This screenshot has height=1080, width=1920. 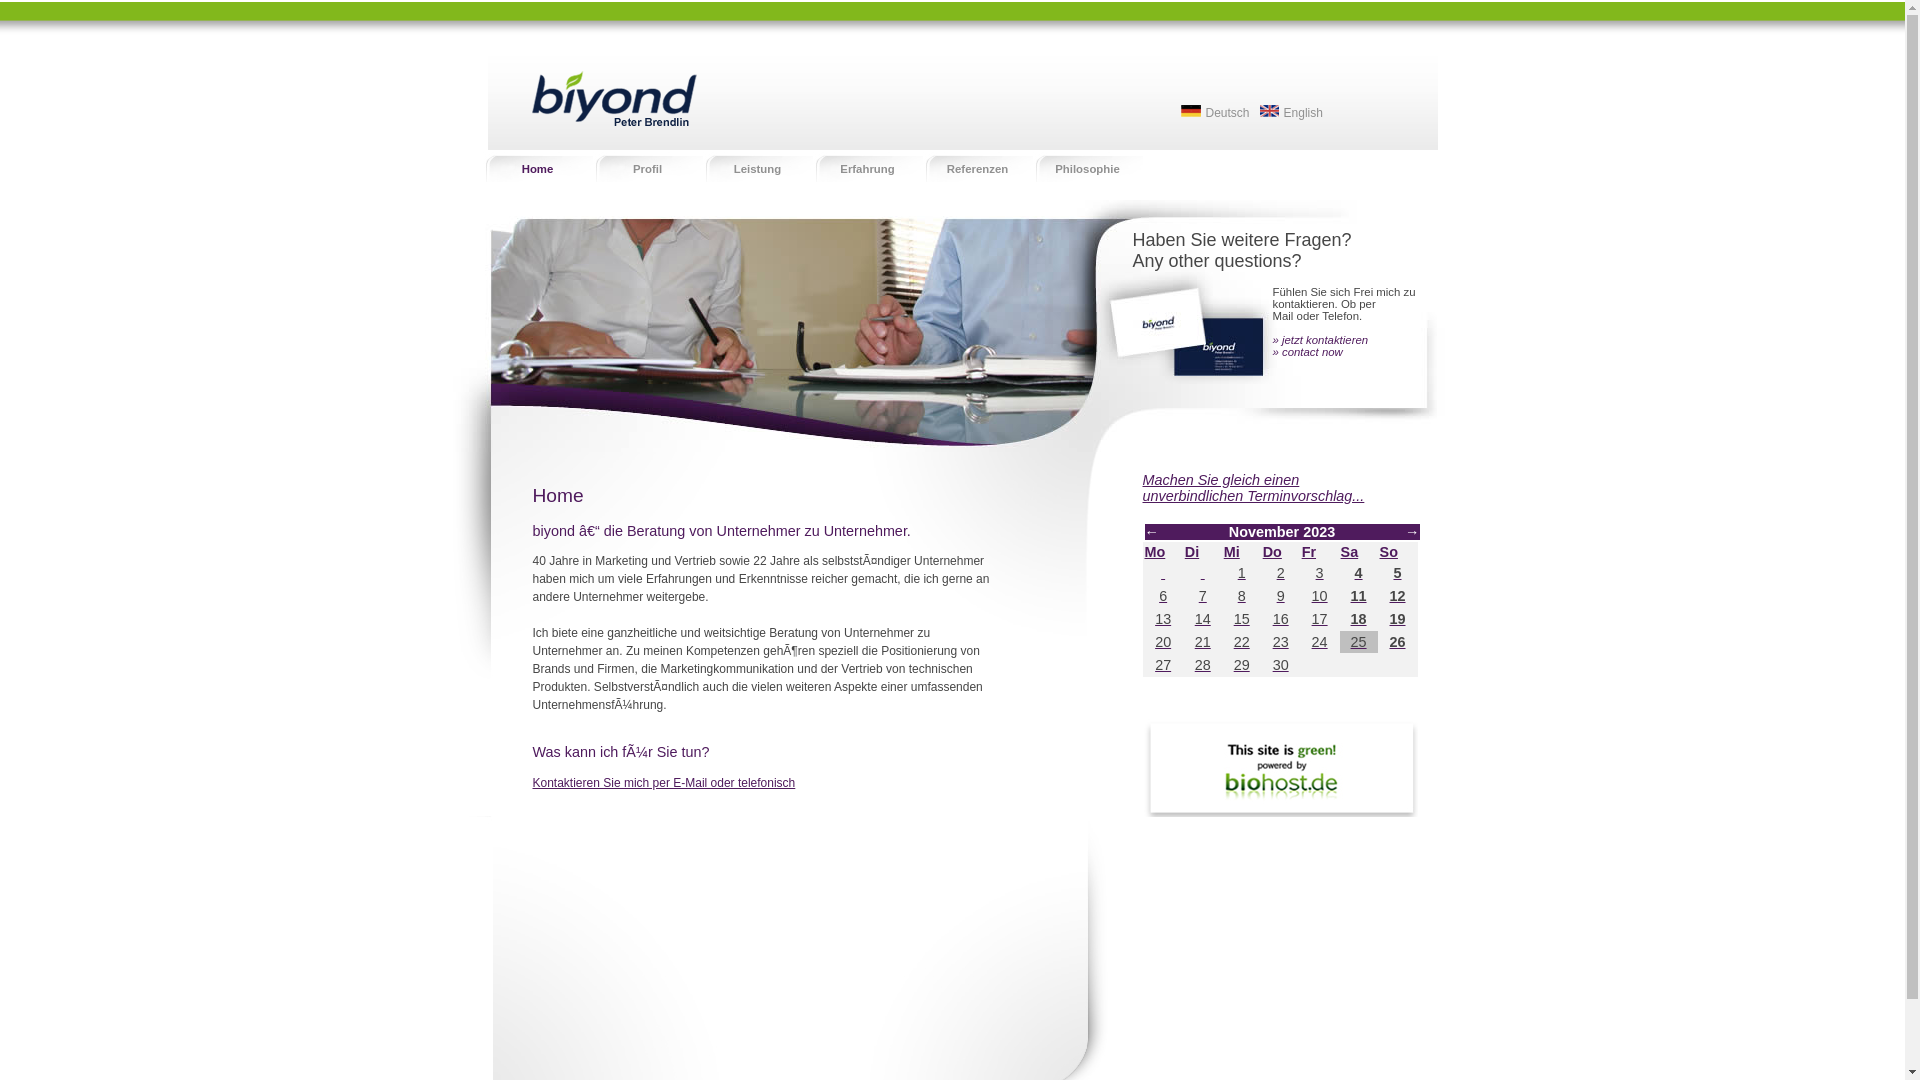 I want to click on '10', so click(x=1311, y=595).